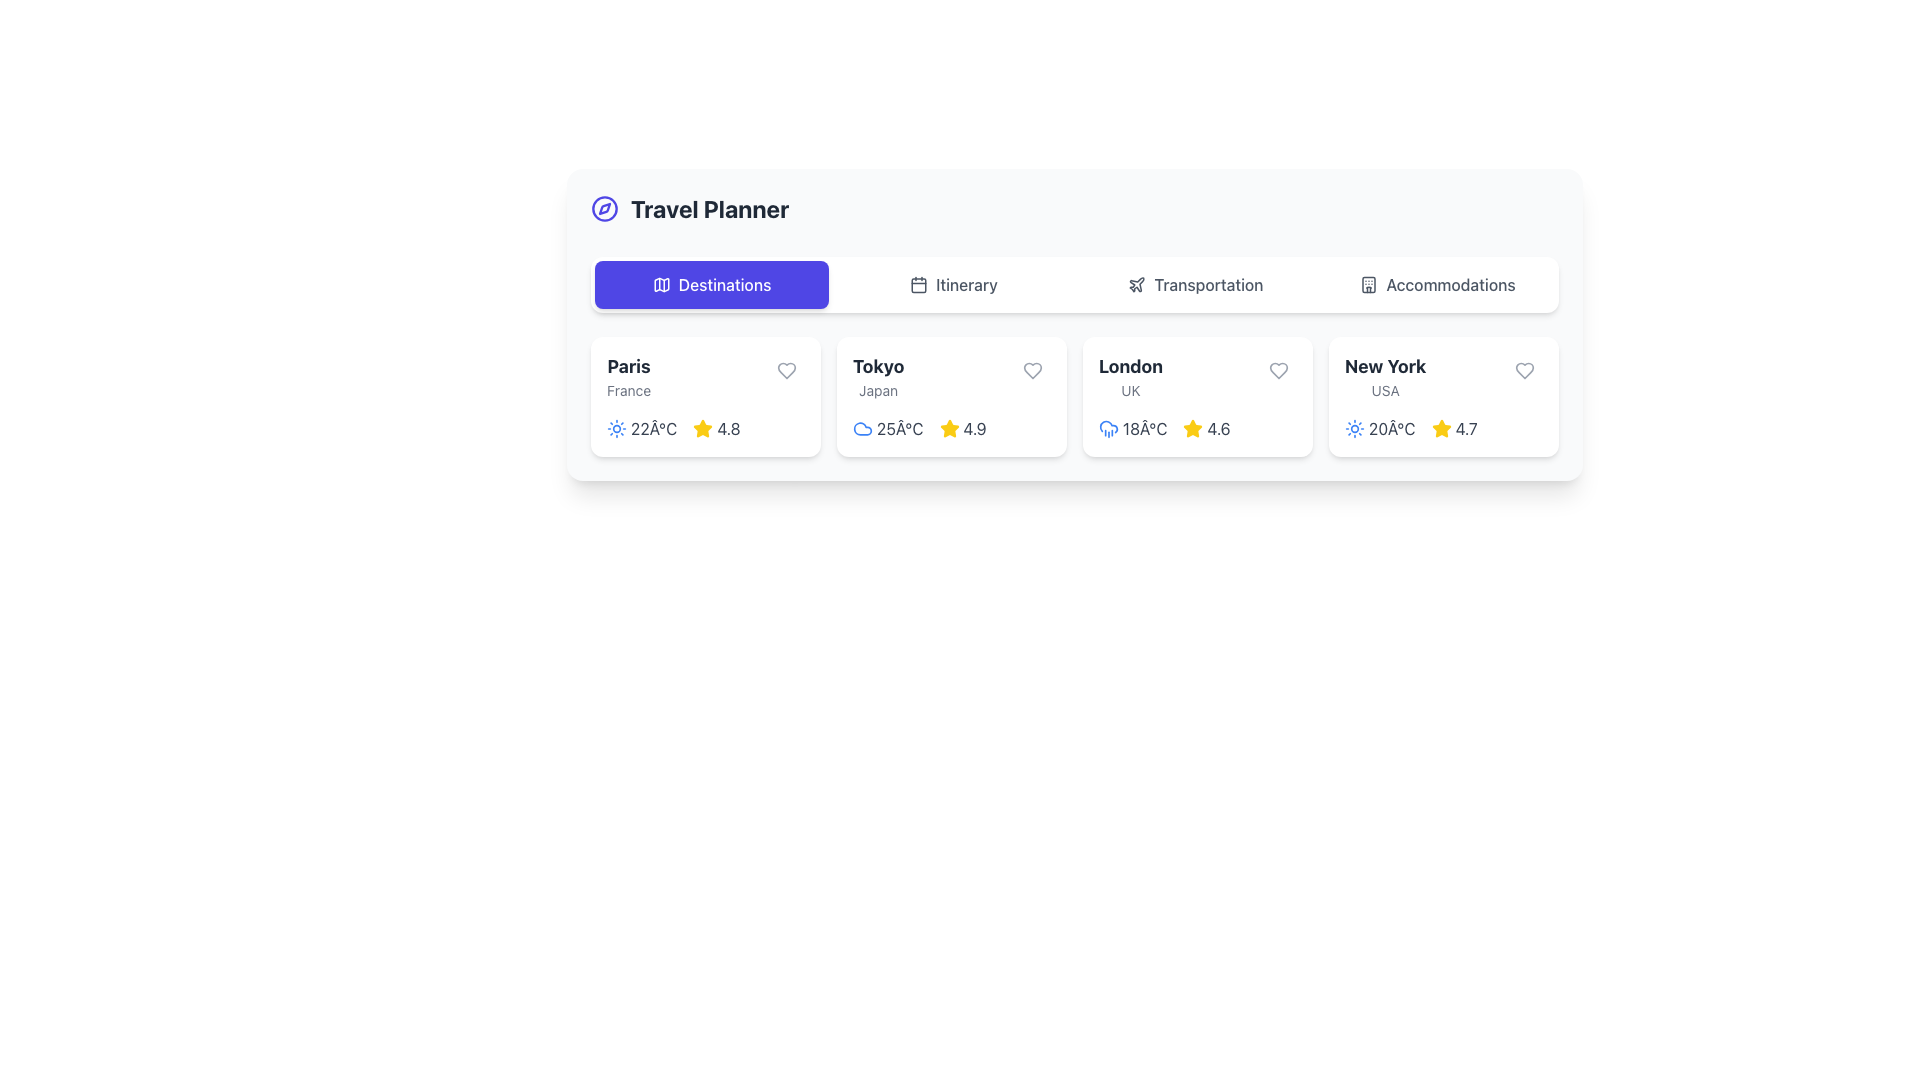 The image size is (1920, 1080). I want to click on the plane-shaped icon with gray strokes located to the left of the 'Transportation' label in the horizontally-arranged menu bar, so click(1137, 285).